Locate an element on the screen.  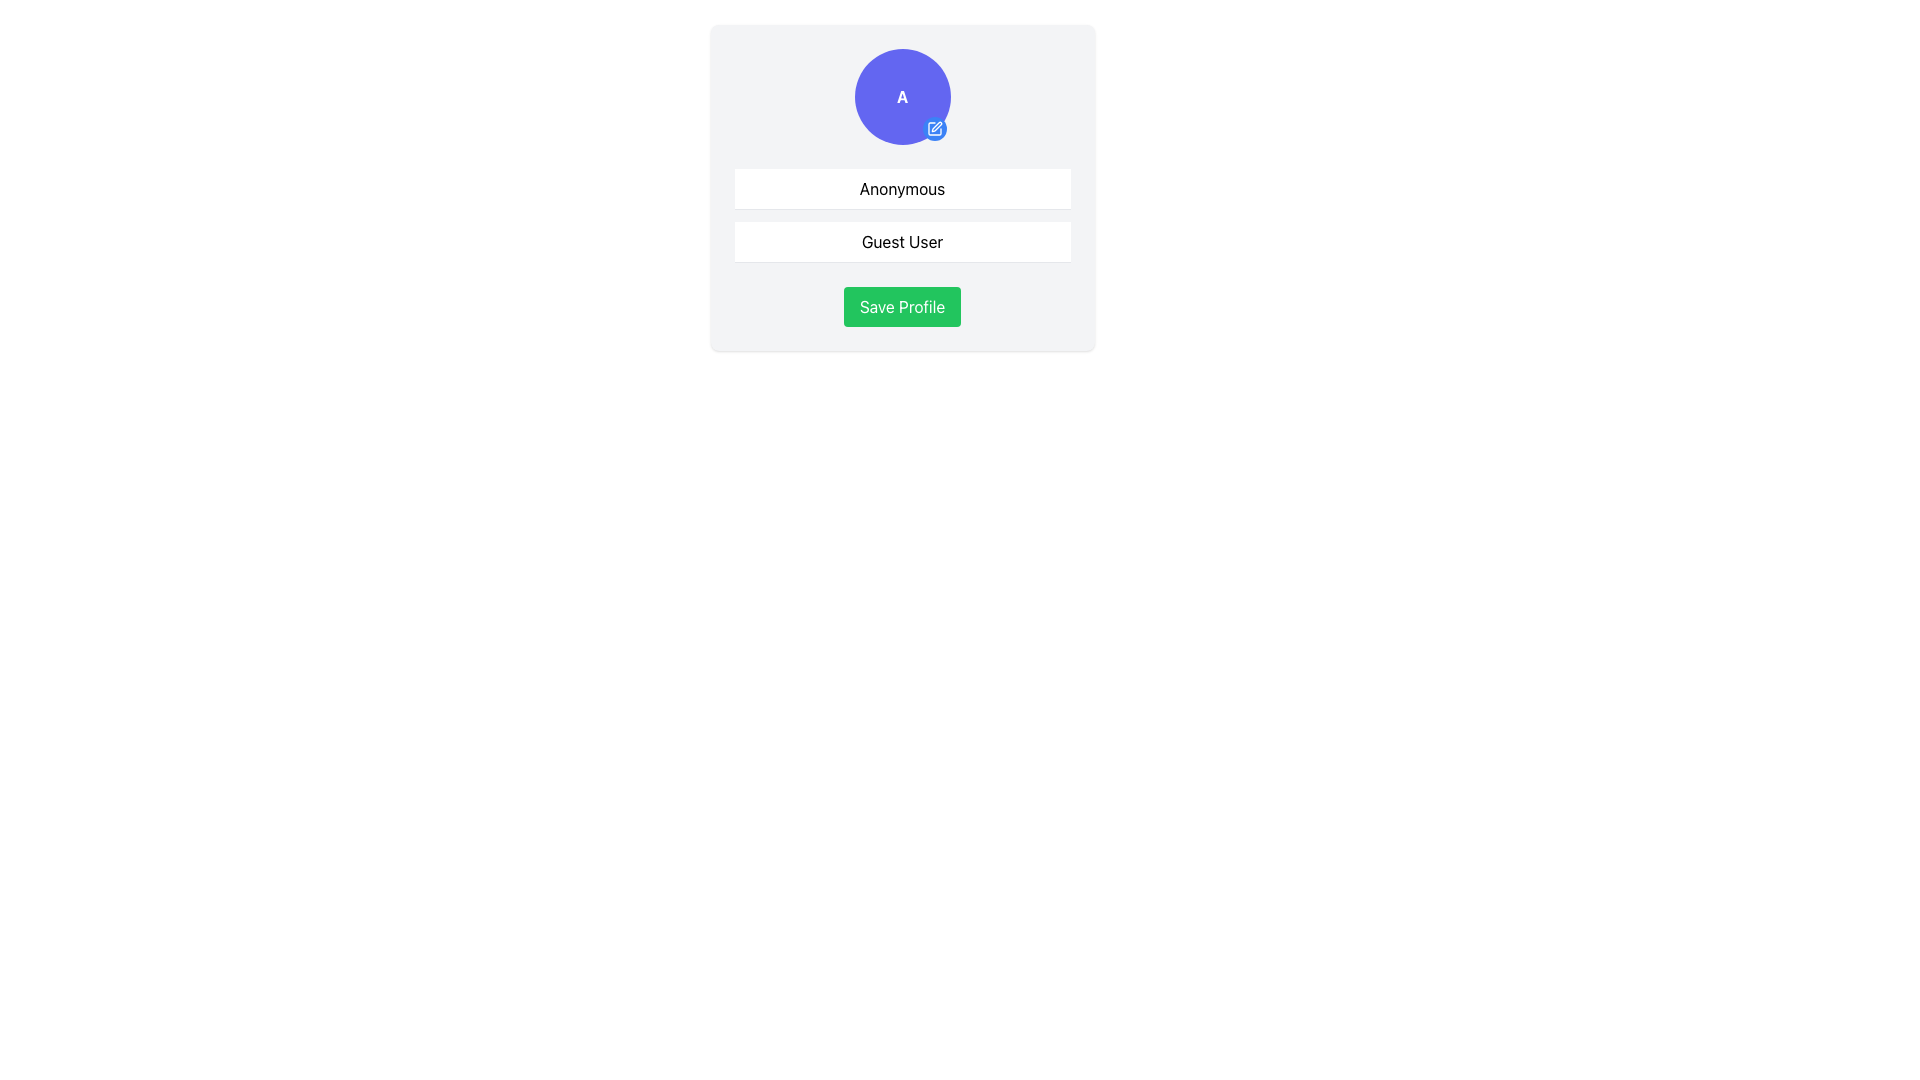
the icon button located at the bottom-right corner of the circular avatar is located at coordinates (933, 128).